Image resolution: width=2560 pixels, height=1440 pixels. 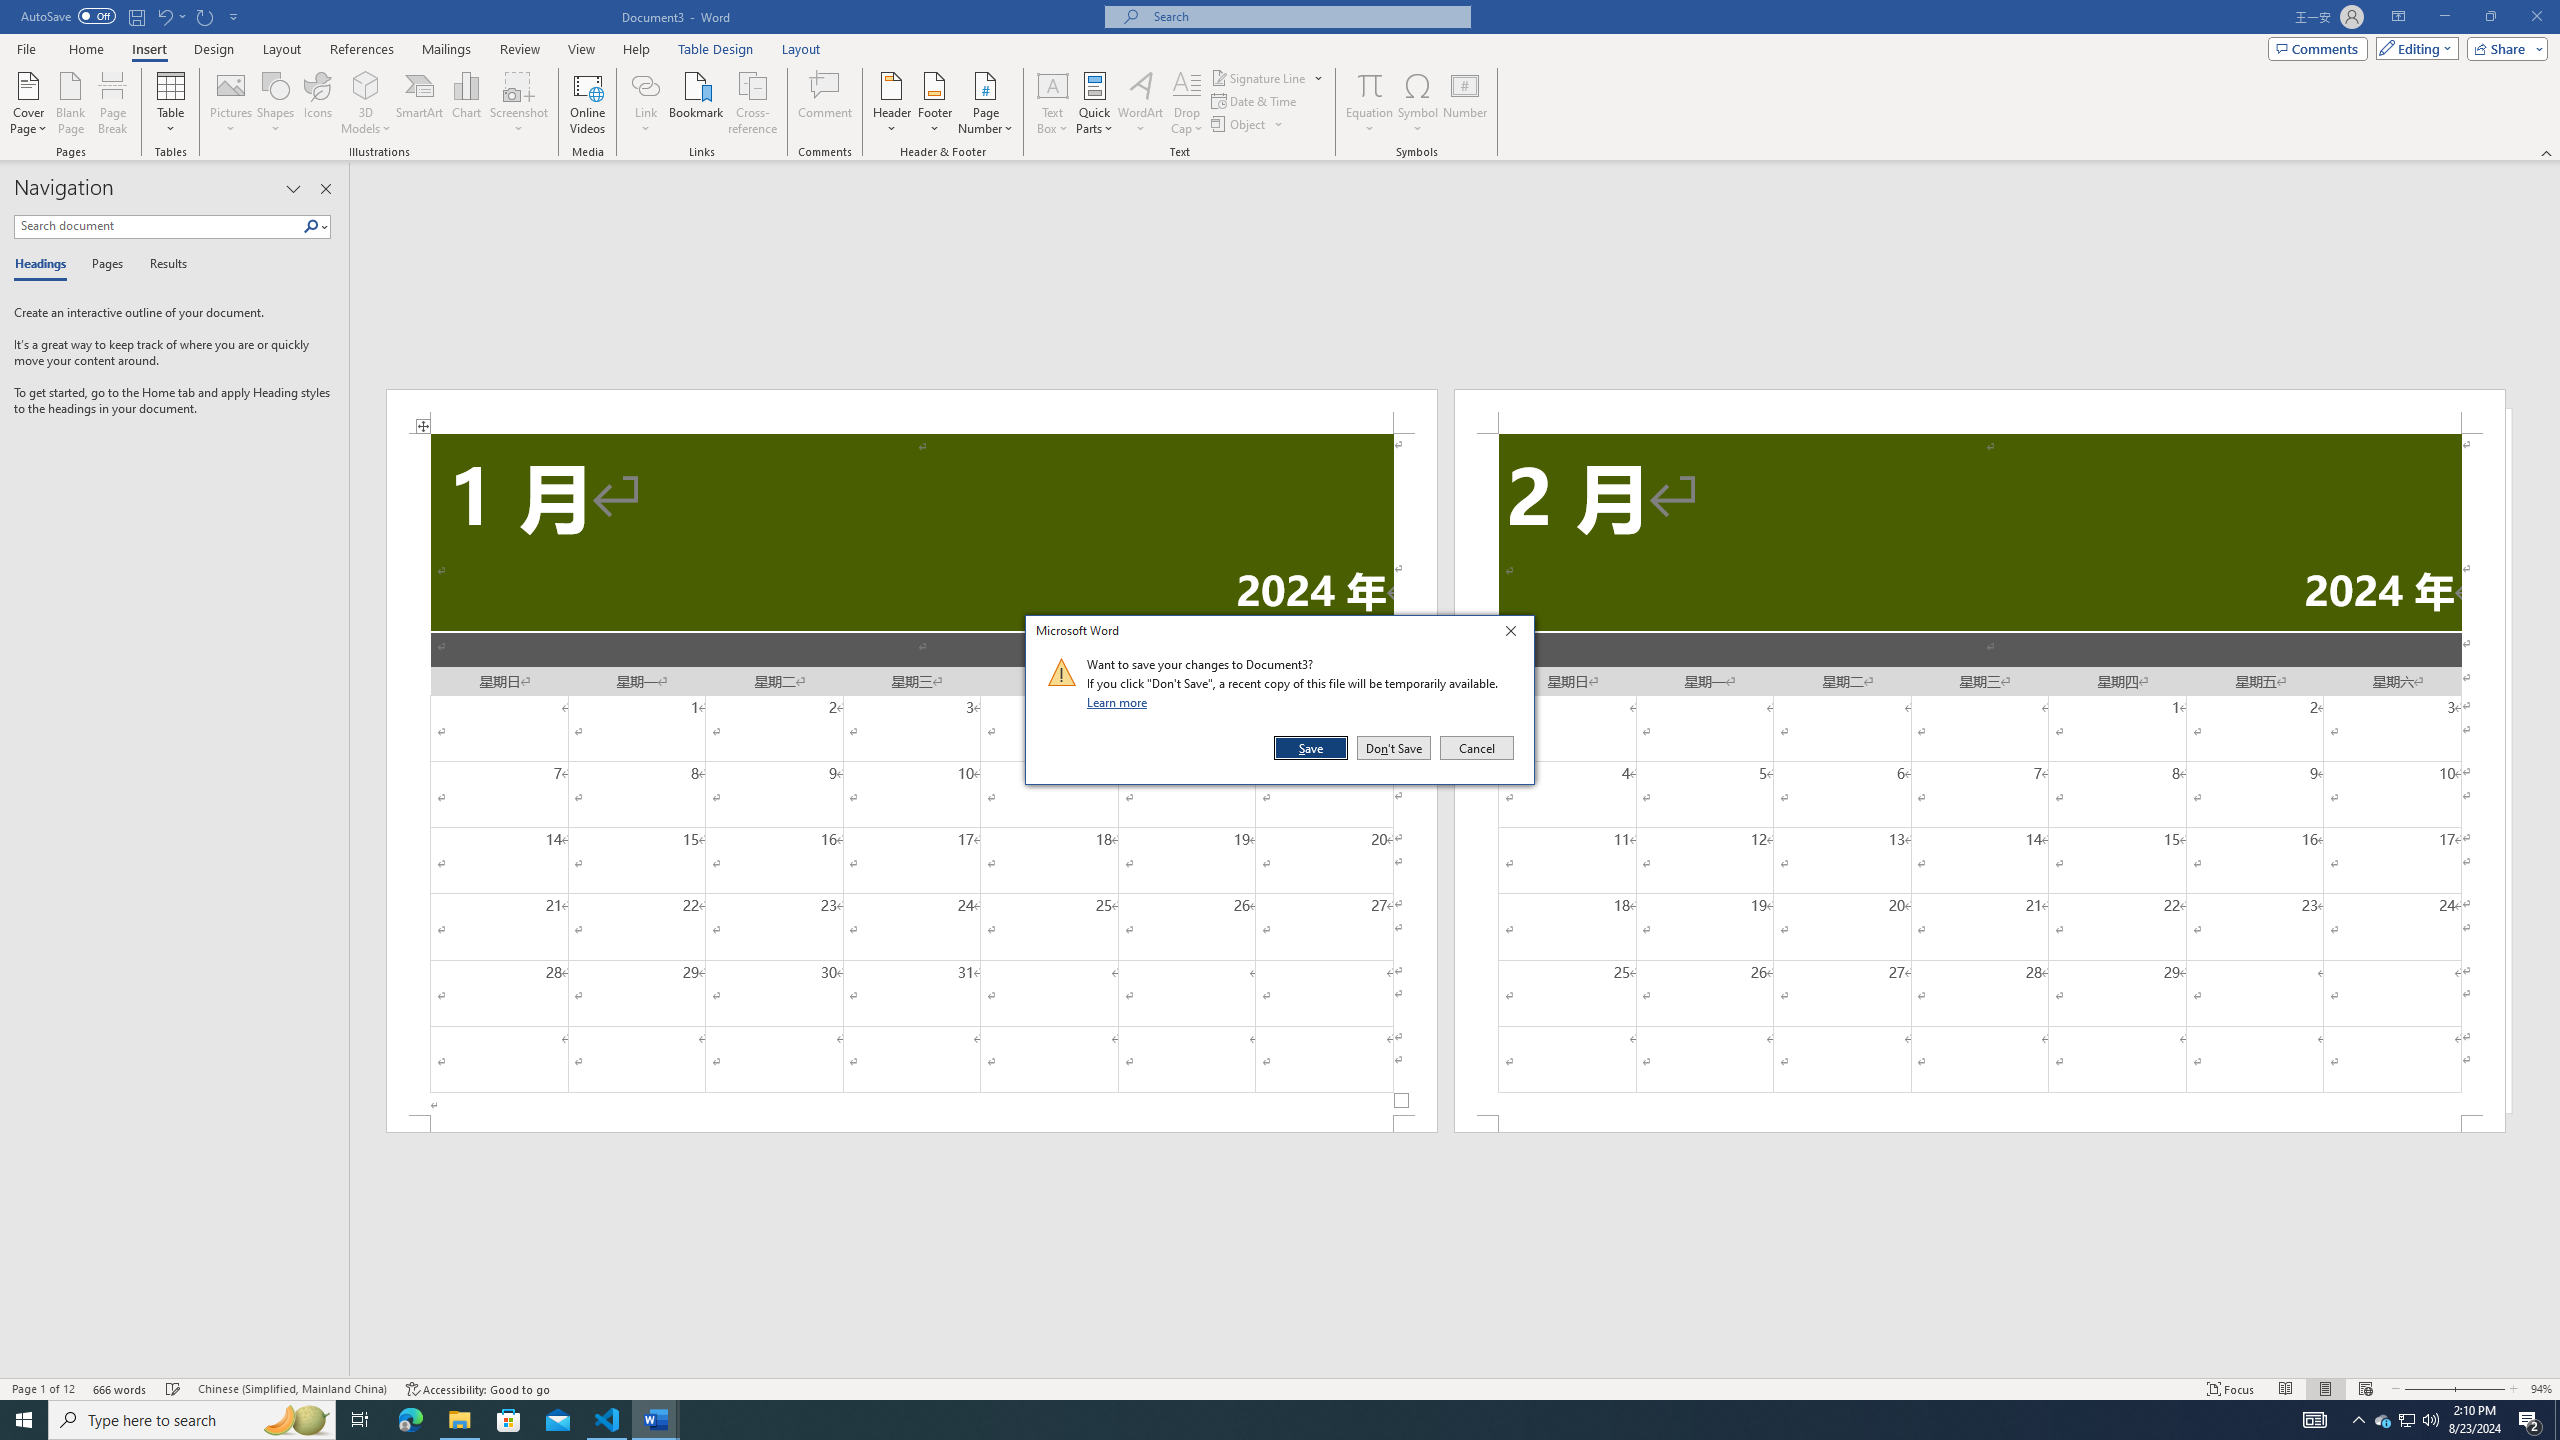 What do you see at coordinates (697, 103) in the screenshot?
I see `'Bookmark...'` at bounding box center [697, 103].